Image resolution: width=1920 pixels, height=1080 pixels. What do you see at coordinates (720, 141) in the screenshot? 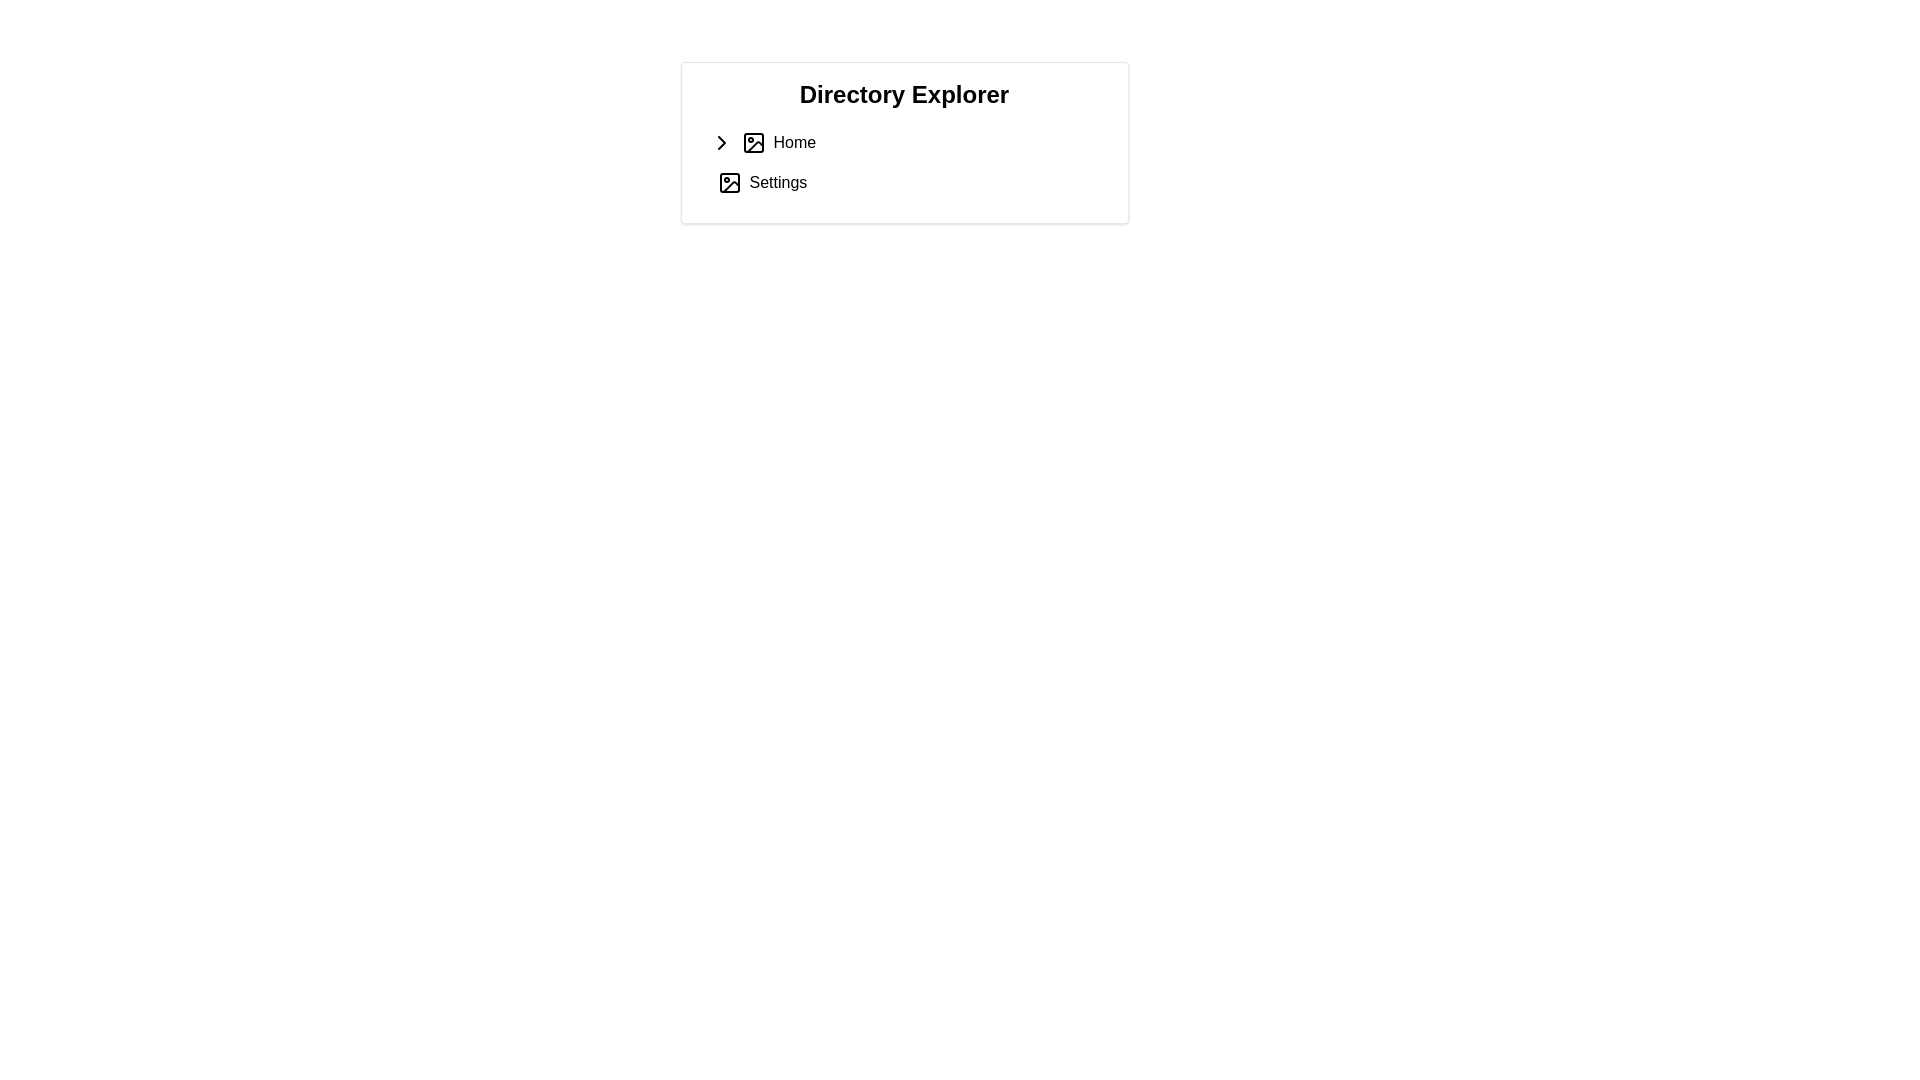
I see `the right-pointing chevron icon within the compact square frame, which is the first visual element in the 'Home' entry` at bounding box center [720, 141].